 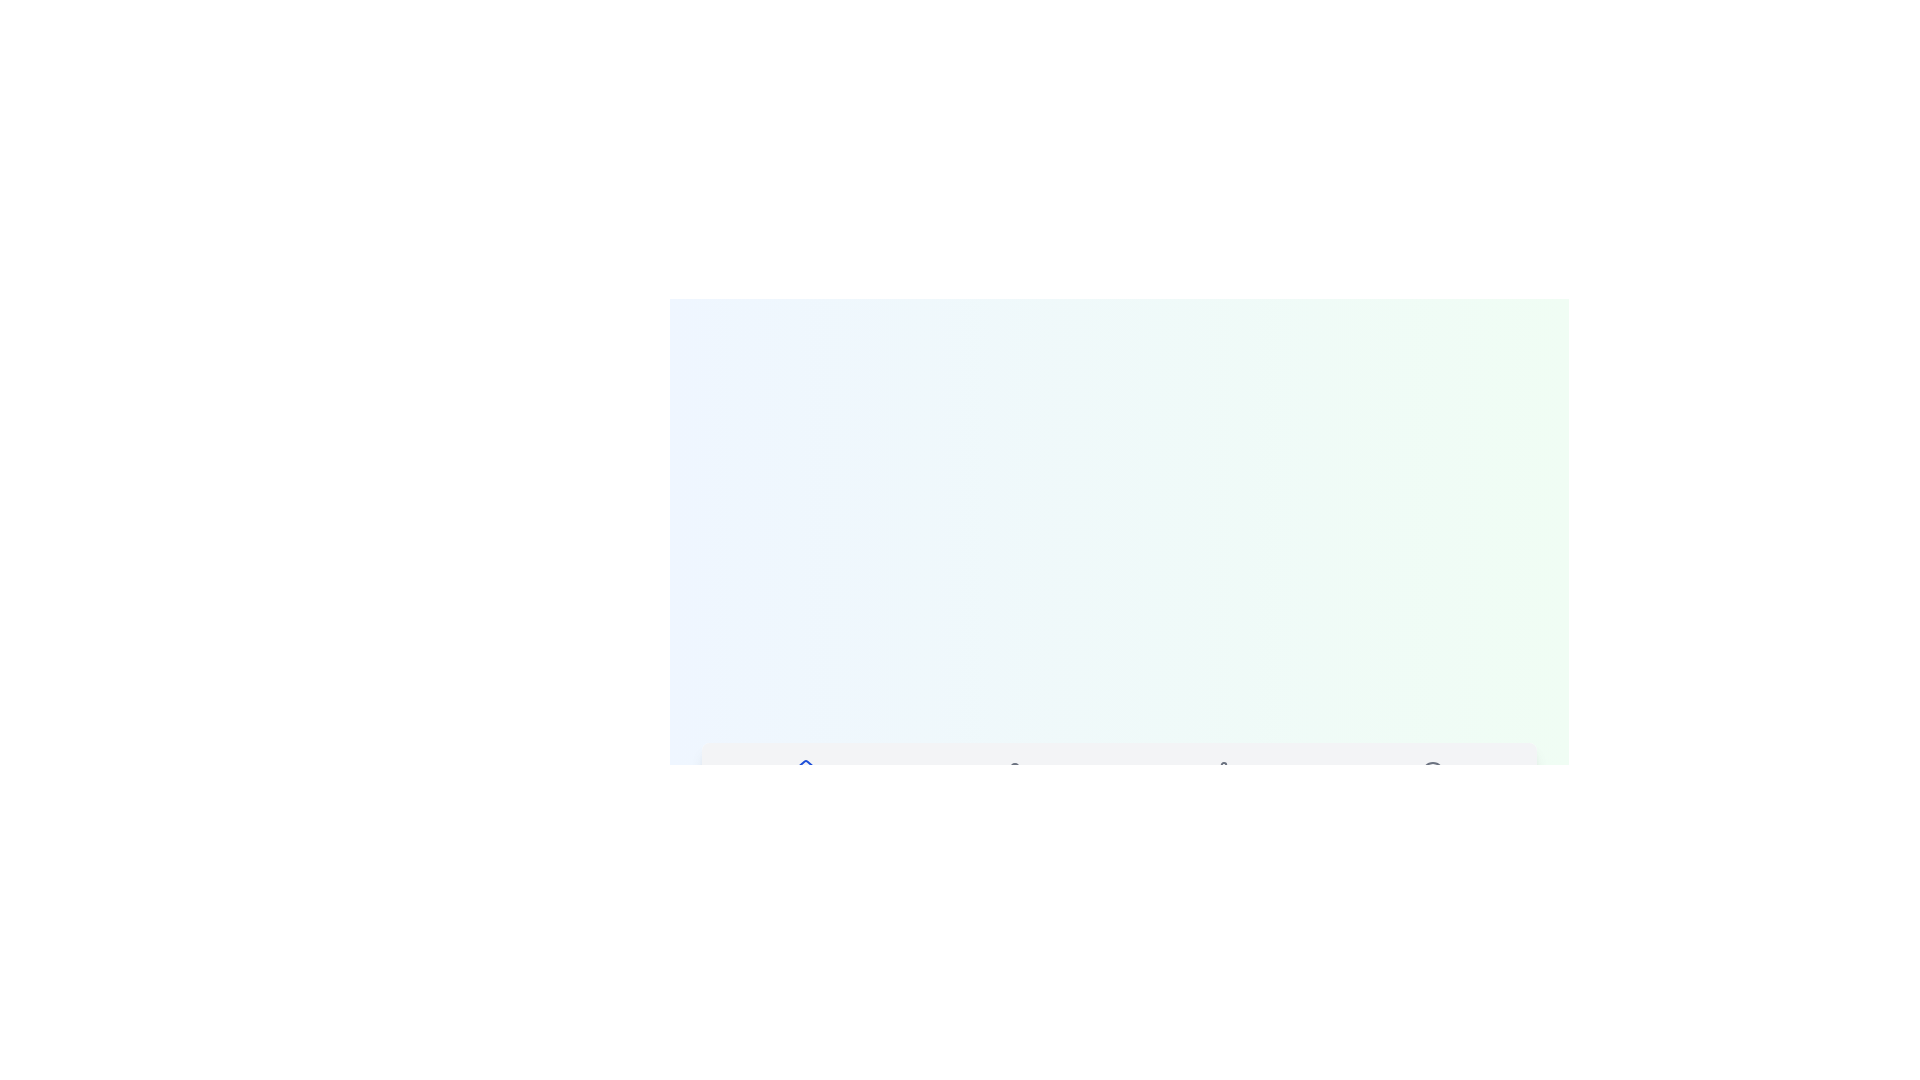 I want to click on the icon of the tab labeled Dashboard, so click(x=806, y=769).